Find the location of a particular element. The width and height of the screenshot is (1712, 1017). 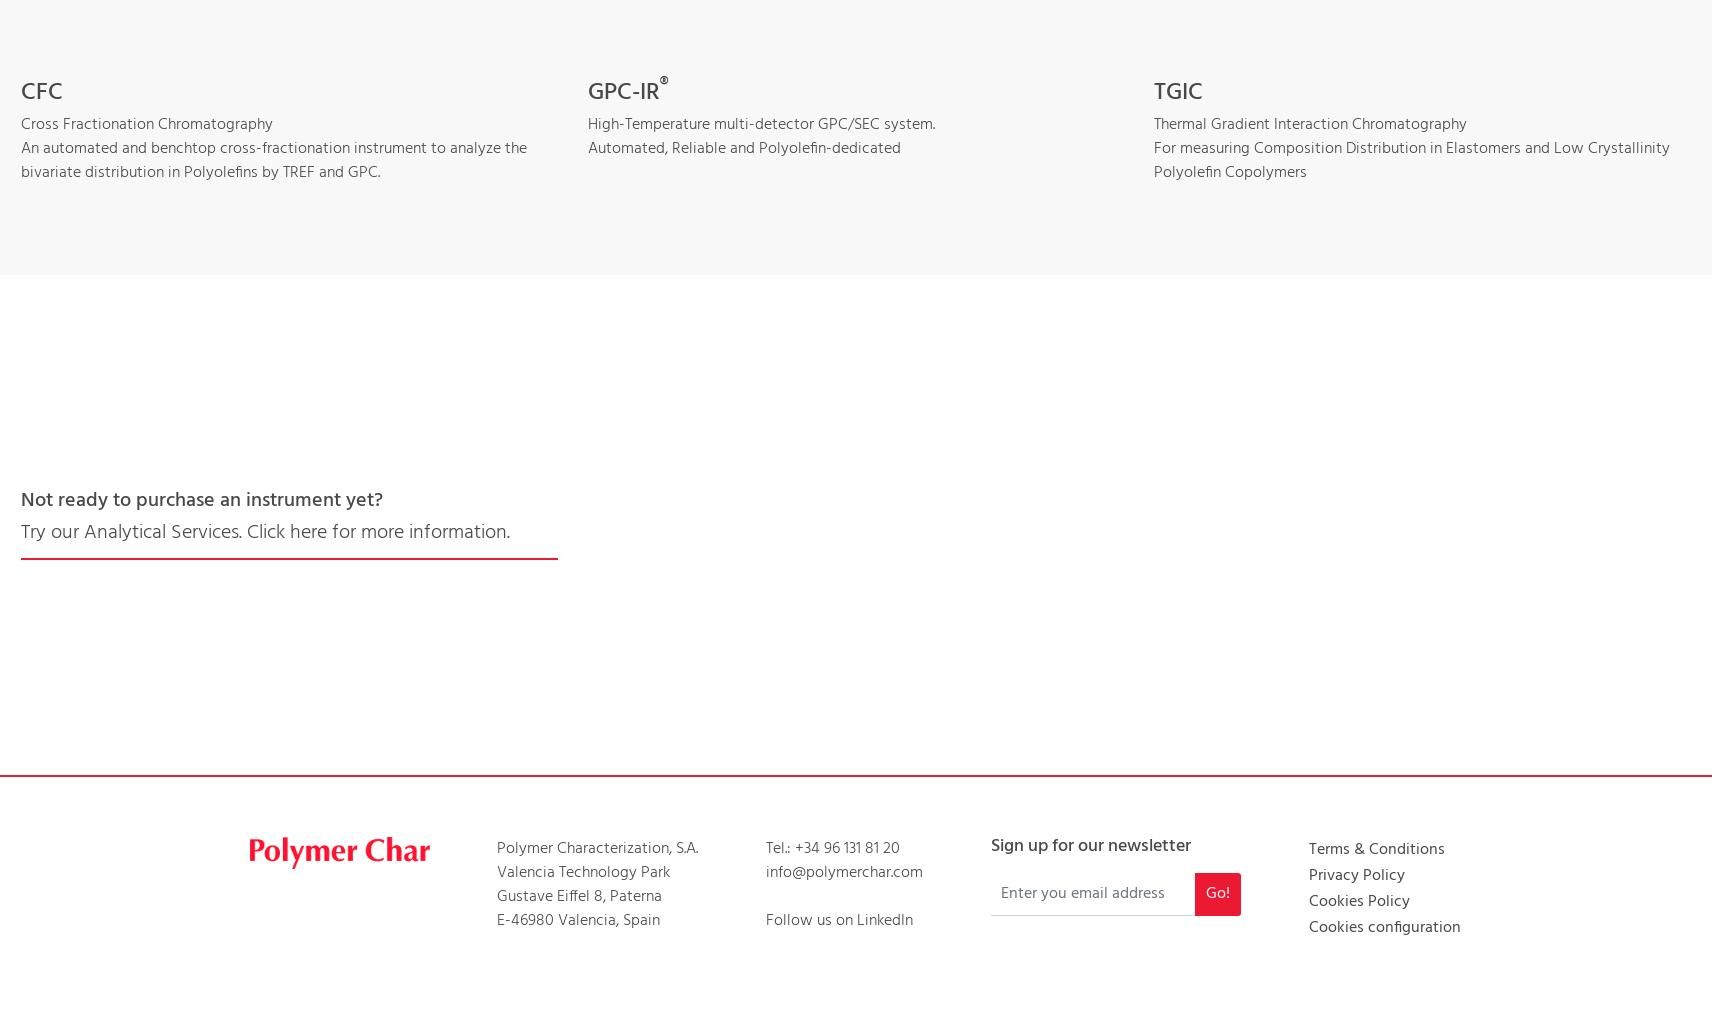

'info@polymerchar.com' is located at coordinates (843, 871).